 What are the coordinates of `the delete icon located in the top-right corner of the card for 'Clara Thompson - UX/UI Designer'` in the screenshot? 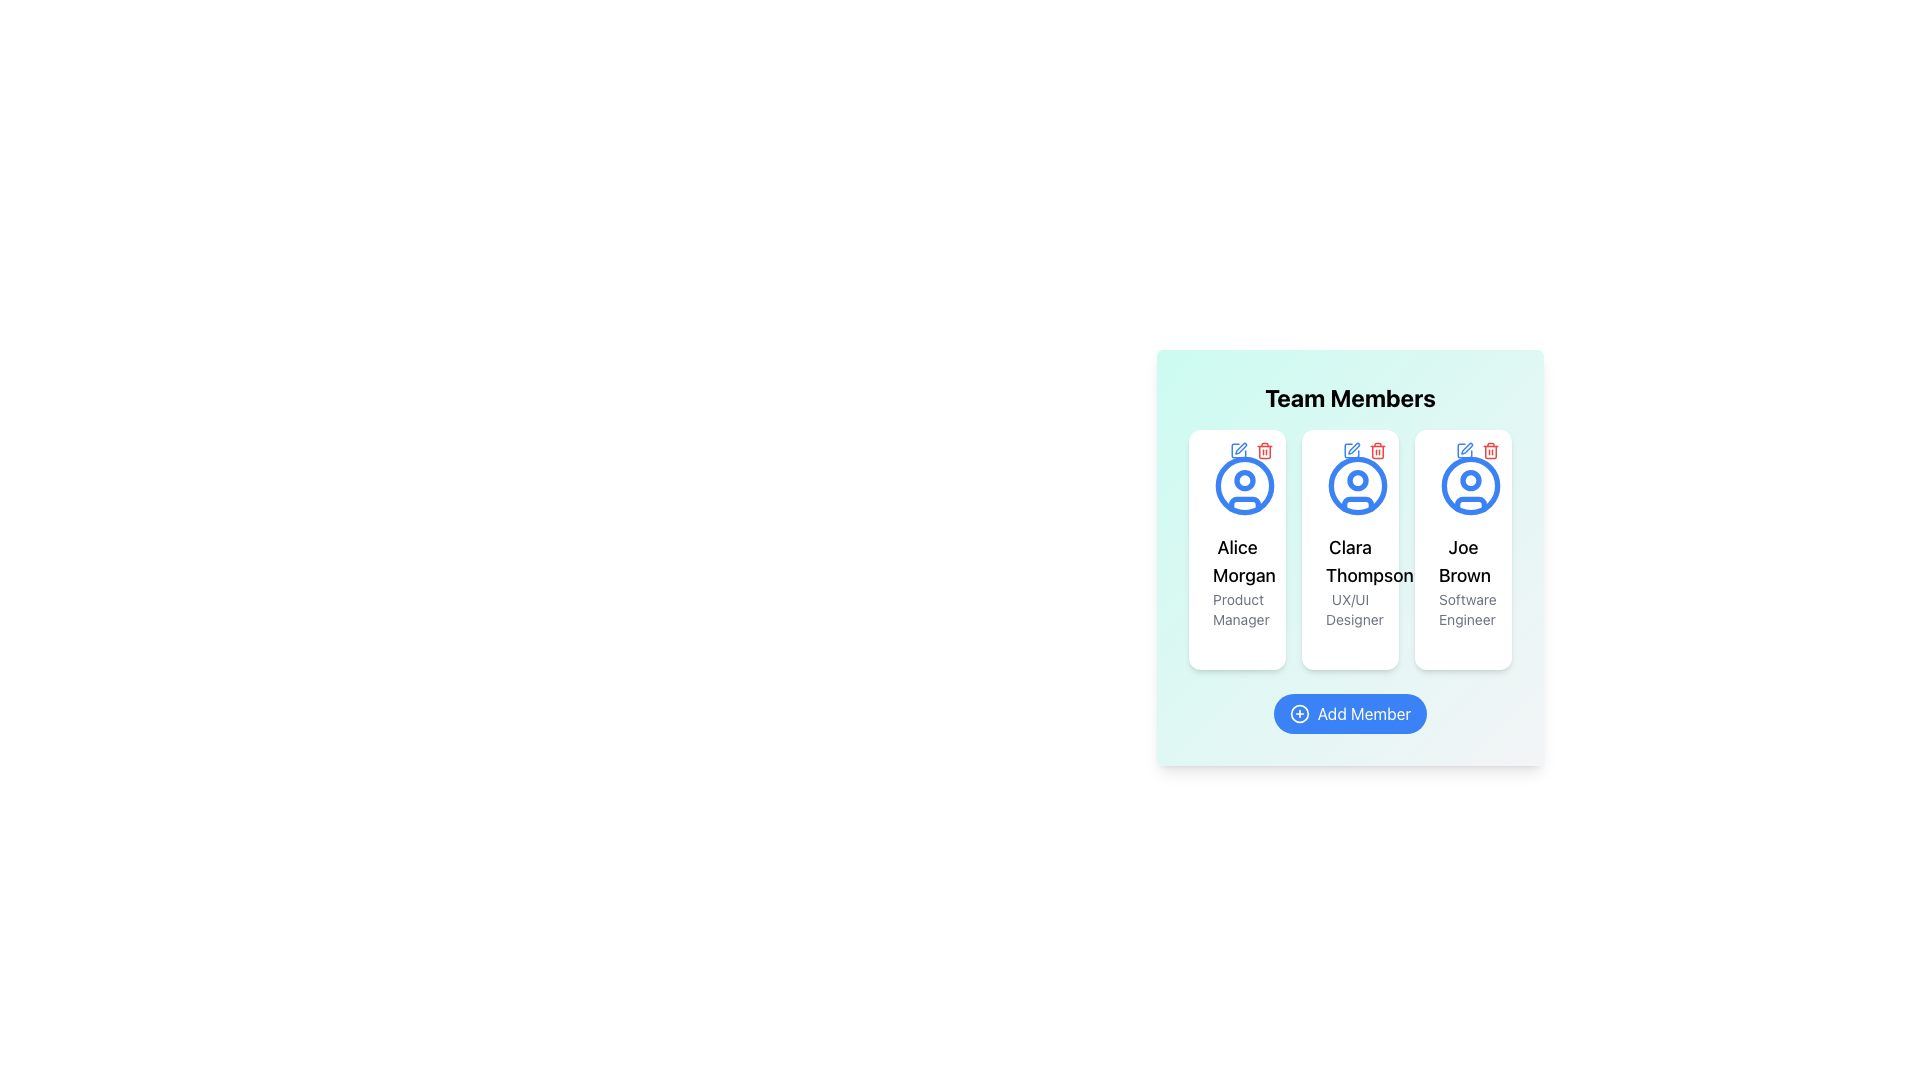 It's located at (1363, 451).